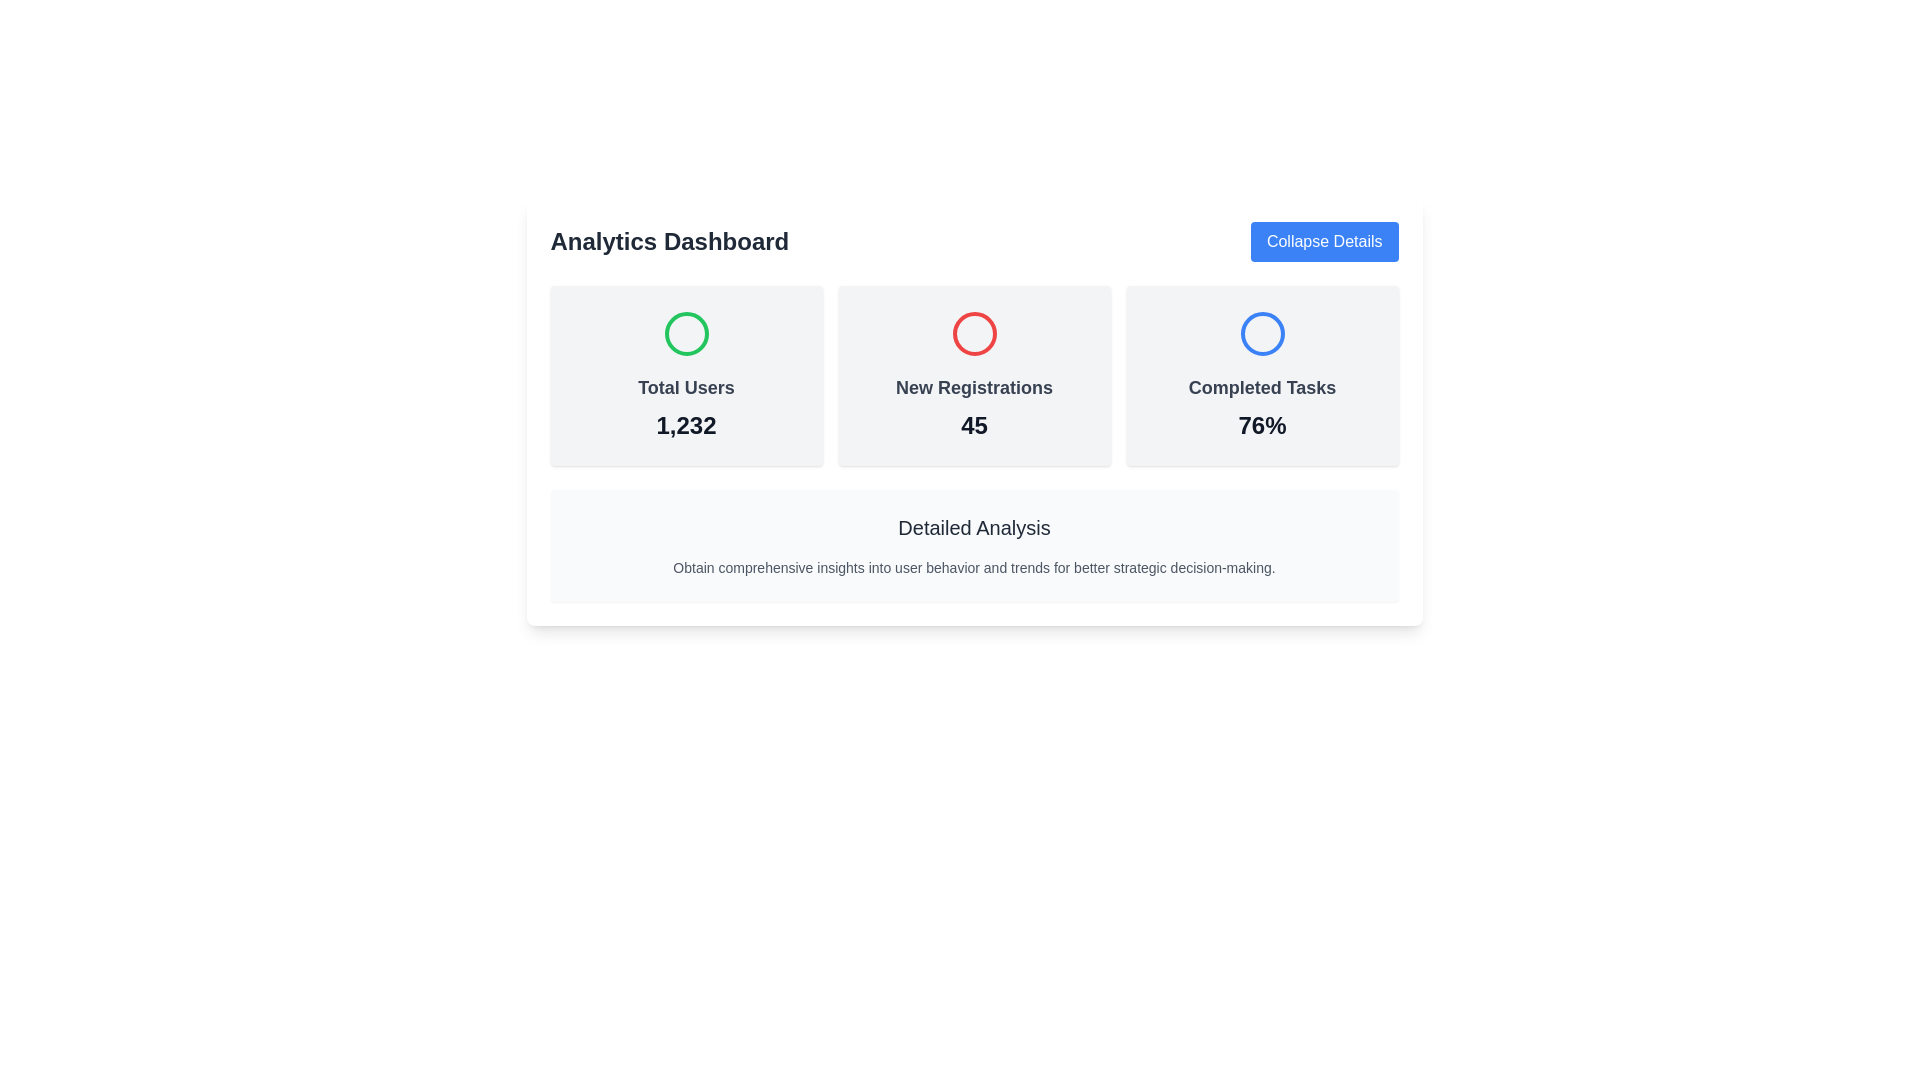 Image resolution: width=1920 pixels, height=1080 pixels. Describe the element at coordinates (686, 424) in the screenshot. I see `the value '1,232' displayed in bold, large-sized black text` at that location.